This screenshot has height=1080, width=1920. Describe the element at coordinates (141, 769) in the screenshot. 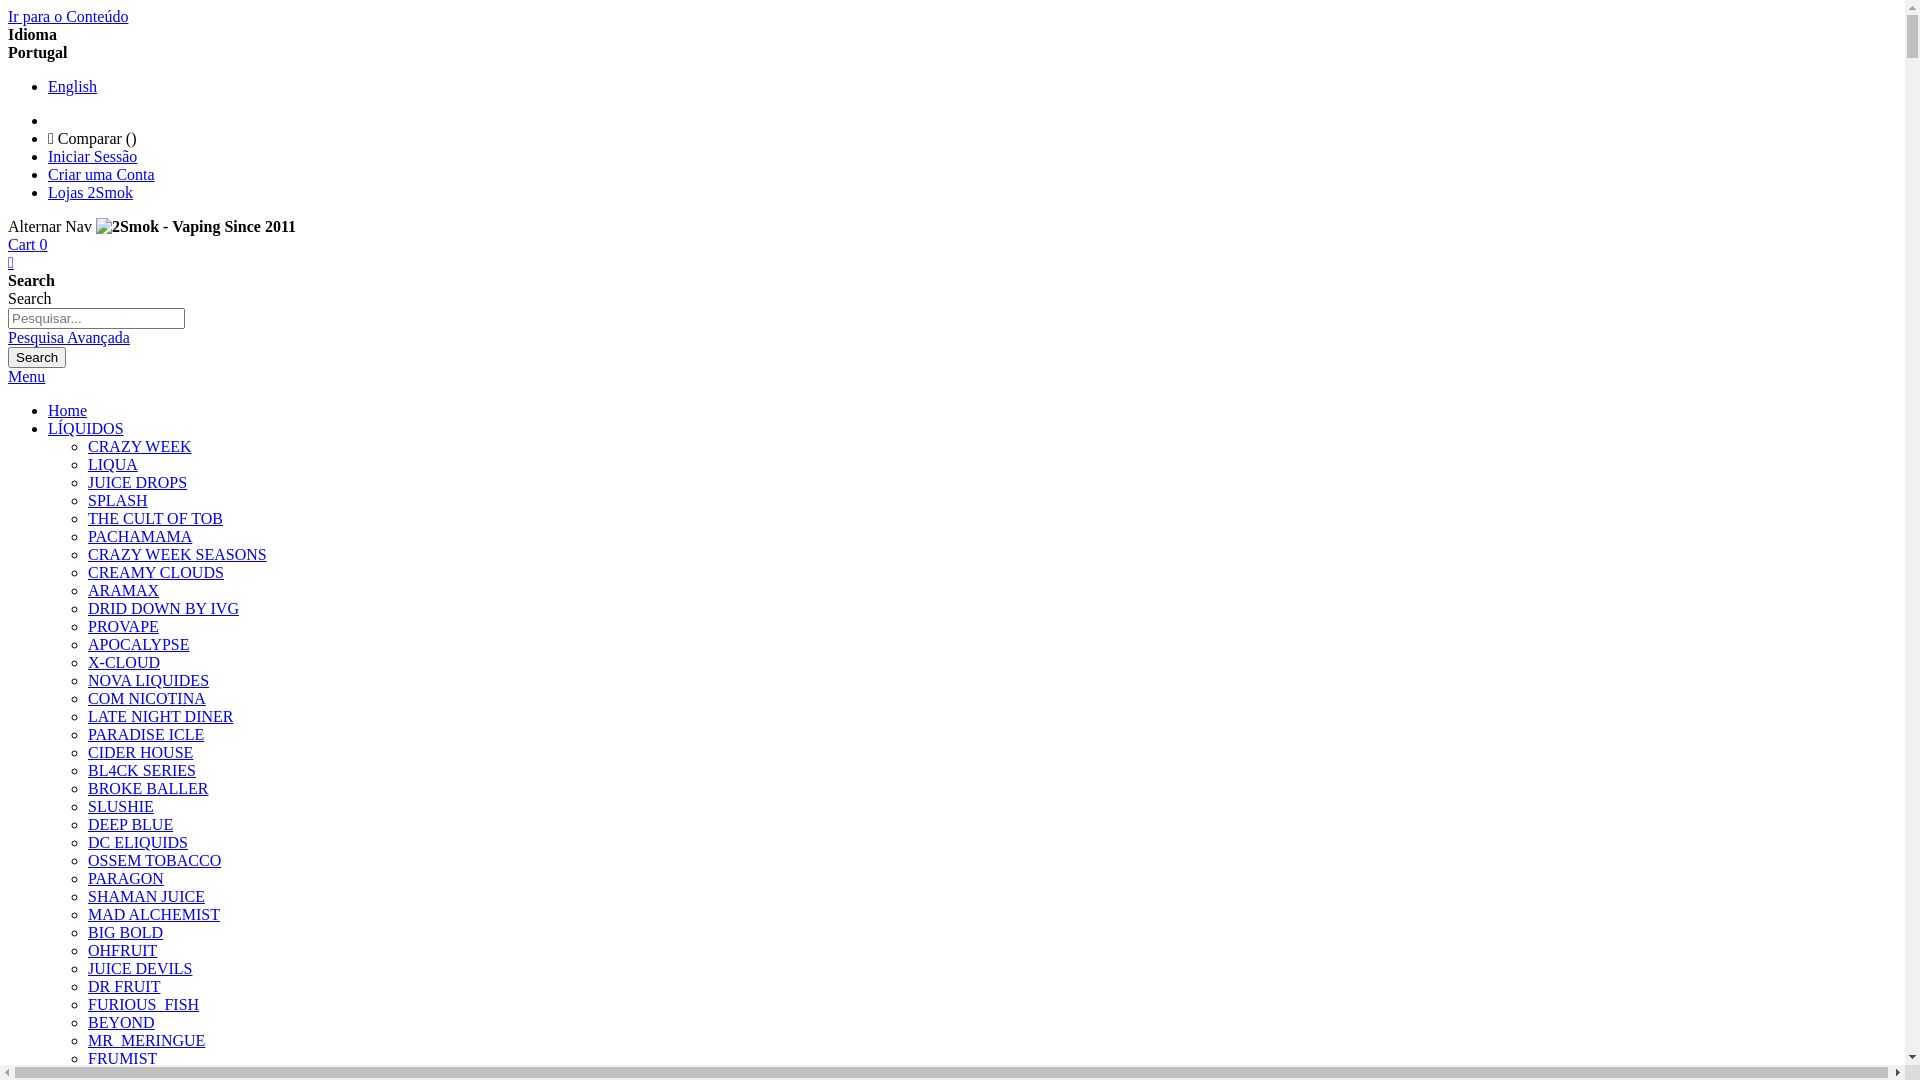

I see `'BL4CK SERIES'` at that location.